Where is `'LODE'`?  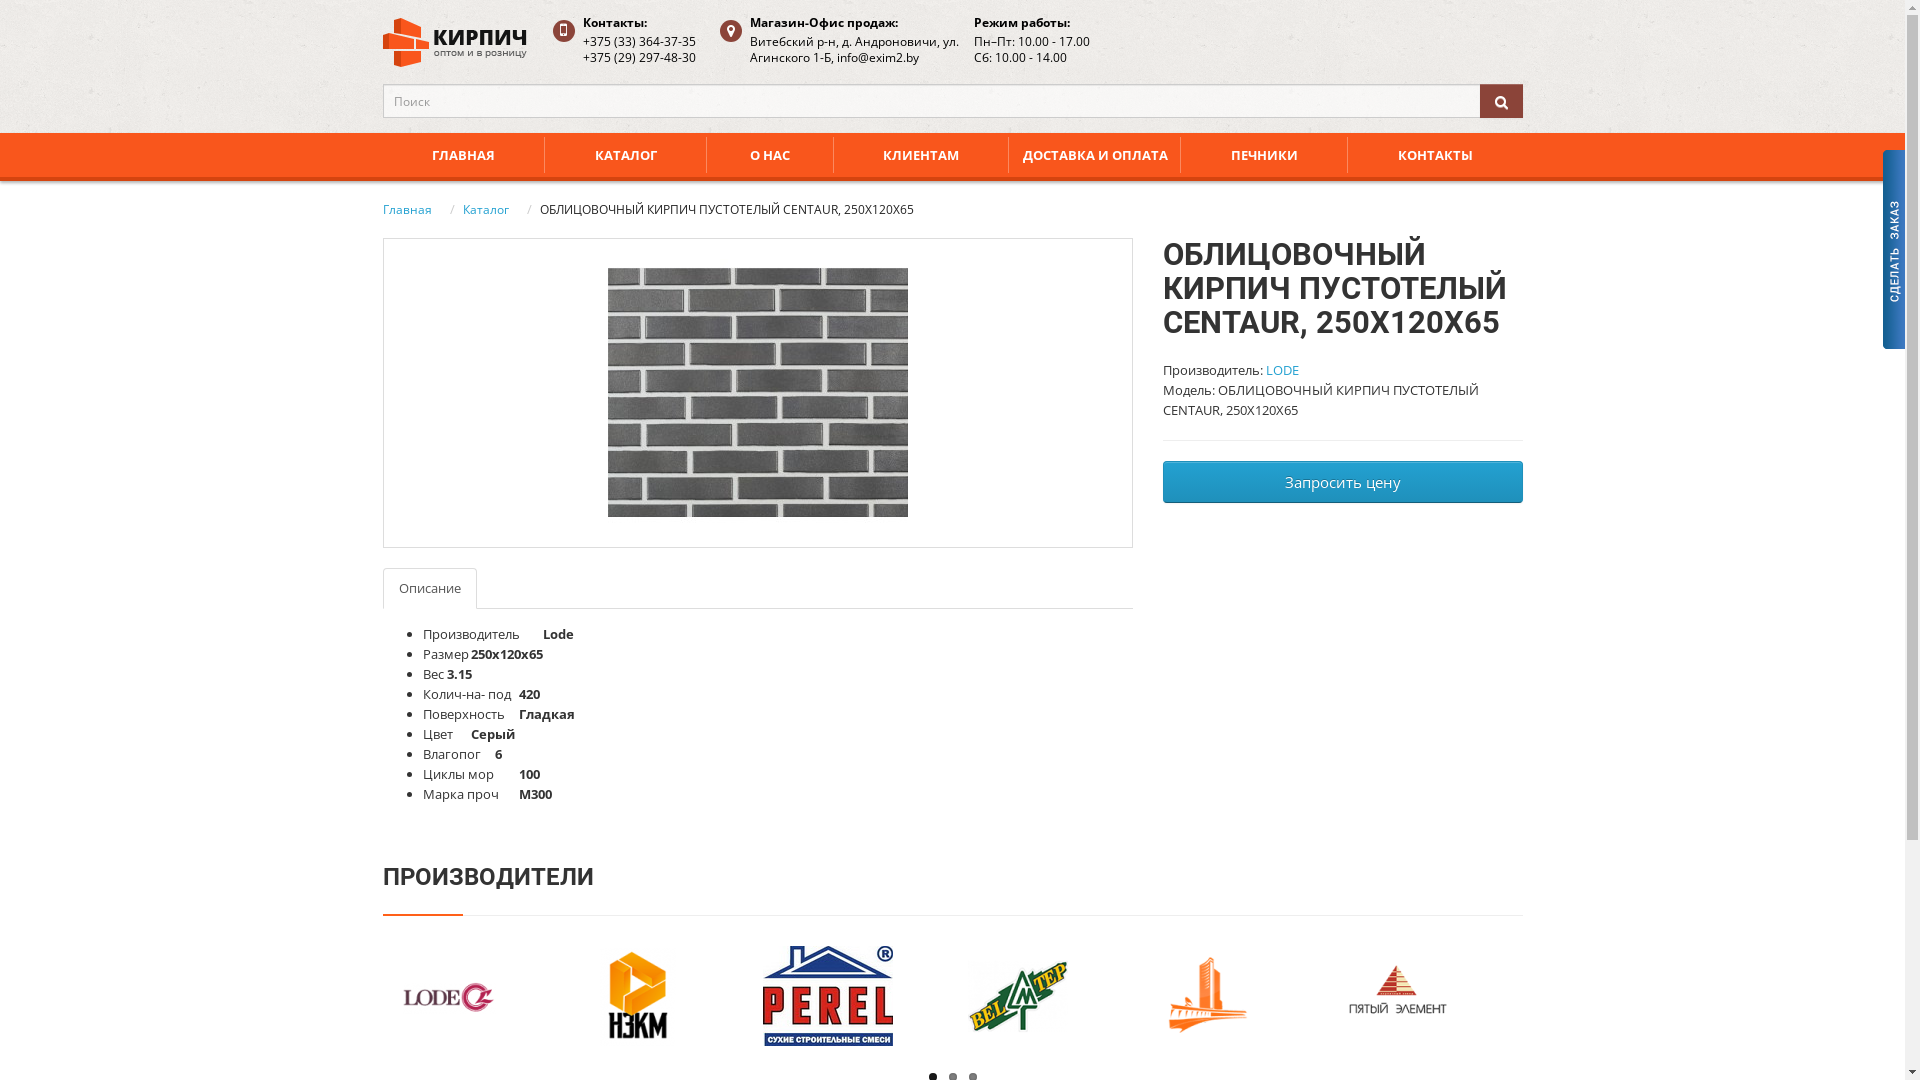 'LODE' is located at coordinates (1282, 370).